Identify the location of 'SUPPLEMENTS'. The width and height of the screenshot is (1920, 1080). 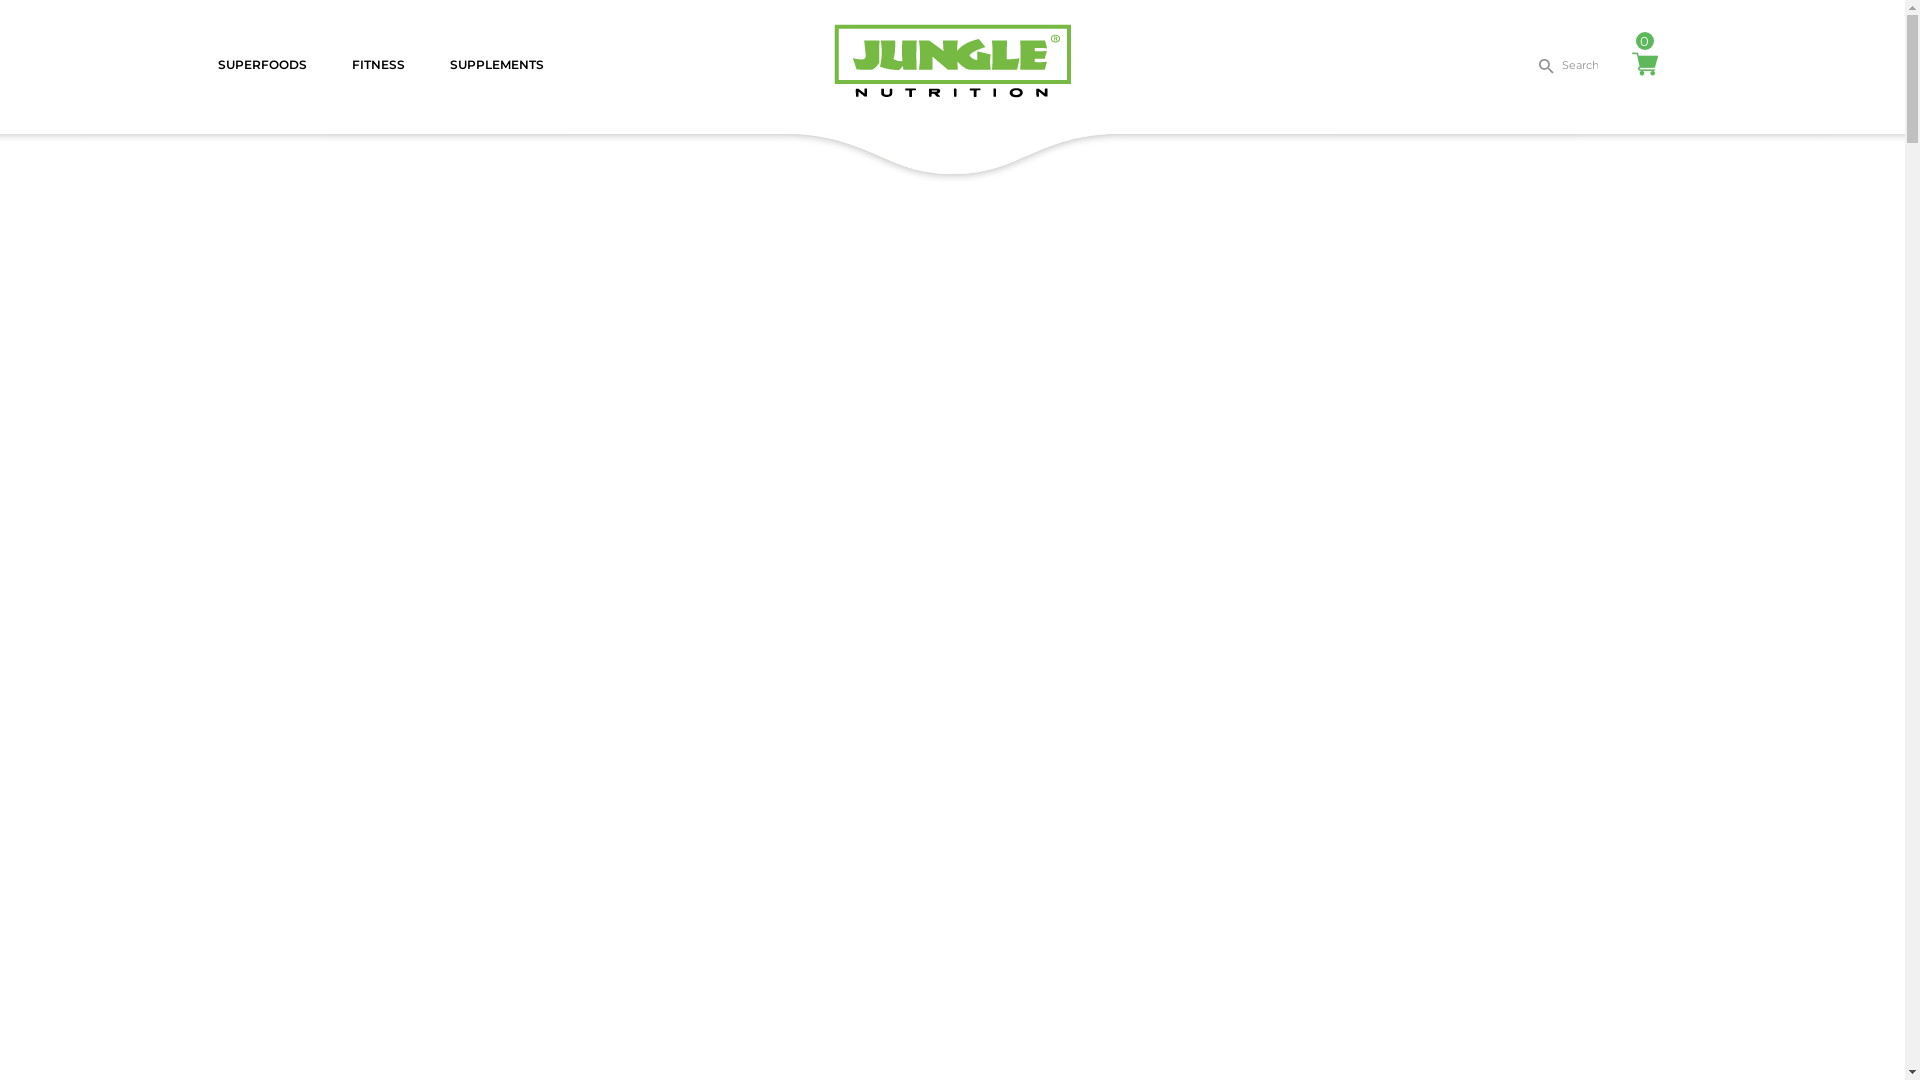
(495, 64).